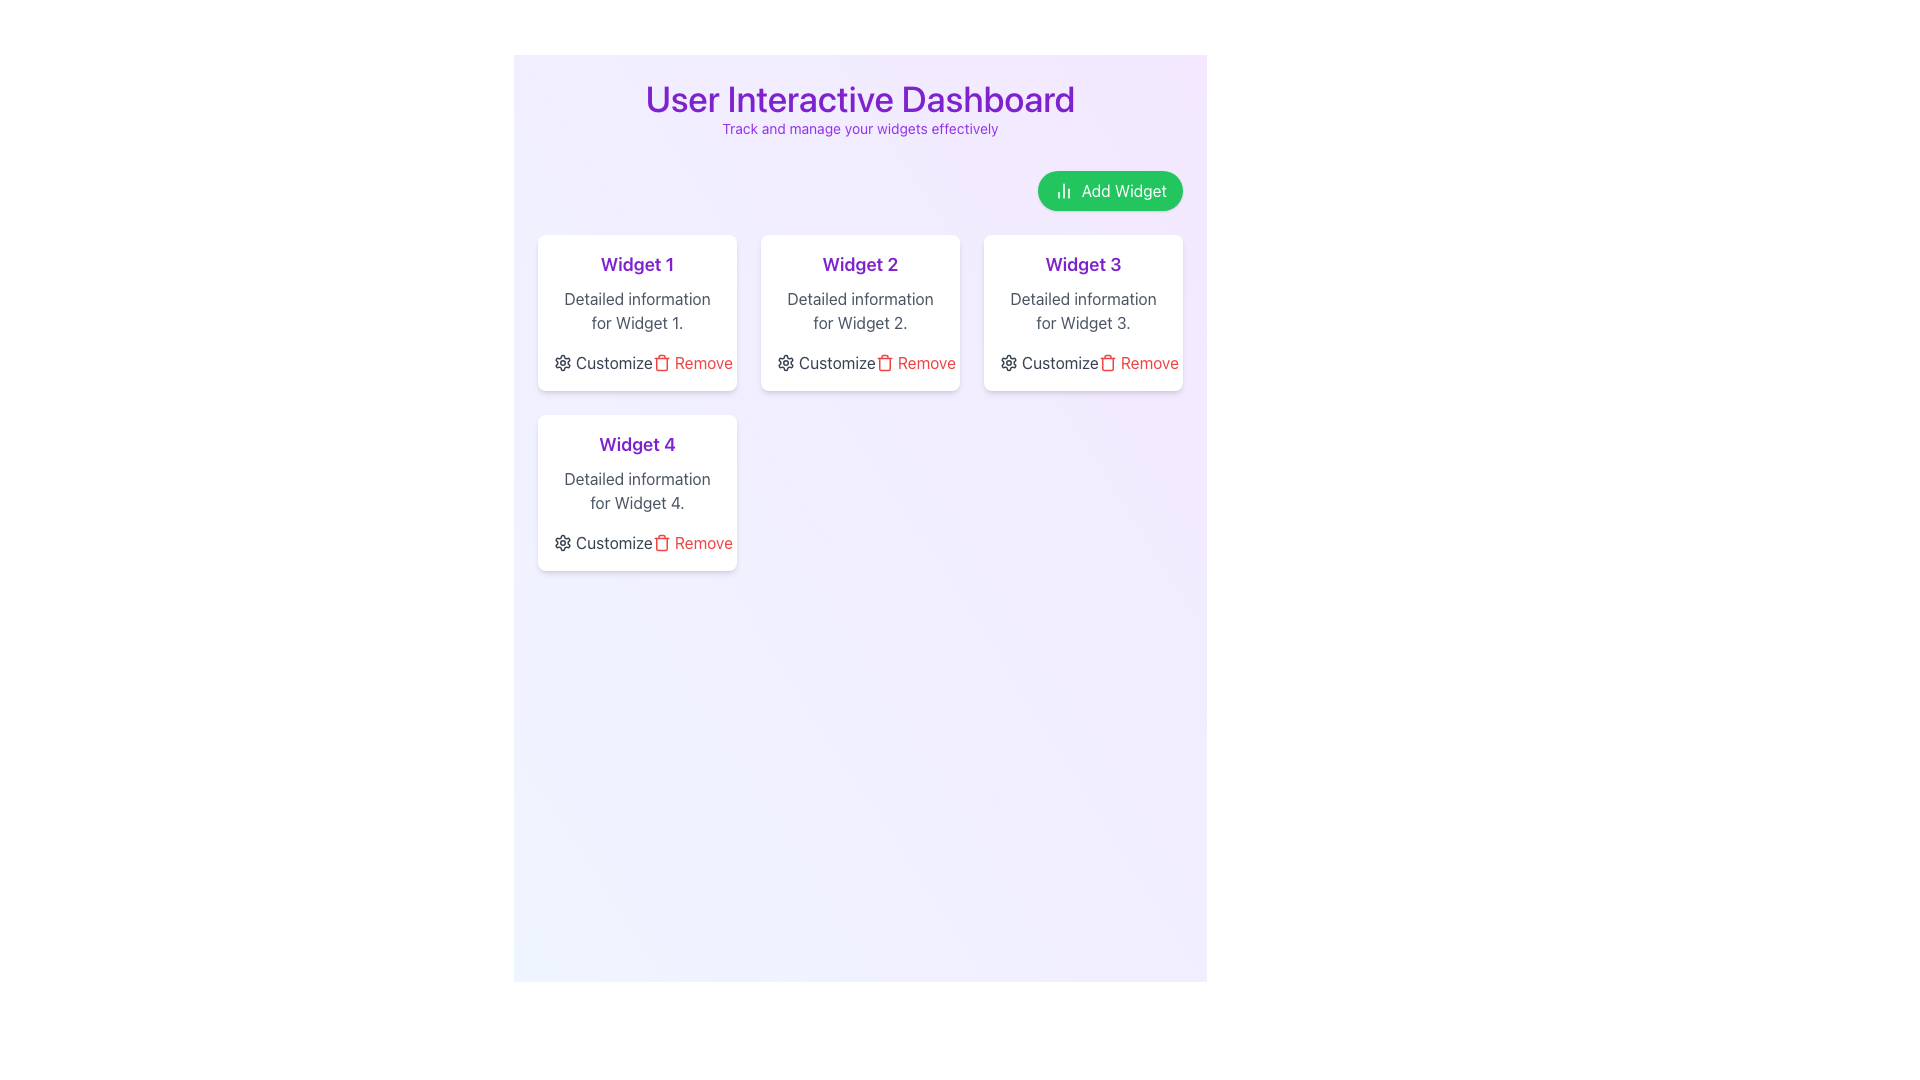 The width and height of the screenshot is (1920, 1080). Describe the element at coordinates (692, 362) in the screenshot. I see `the delete button located at the bottom-right corner of 'Widget 1'` at that location.